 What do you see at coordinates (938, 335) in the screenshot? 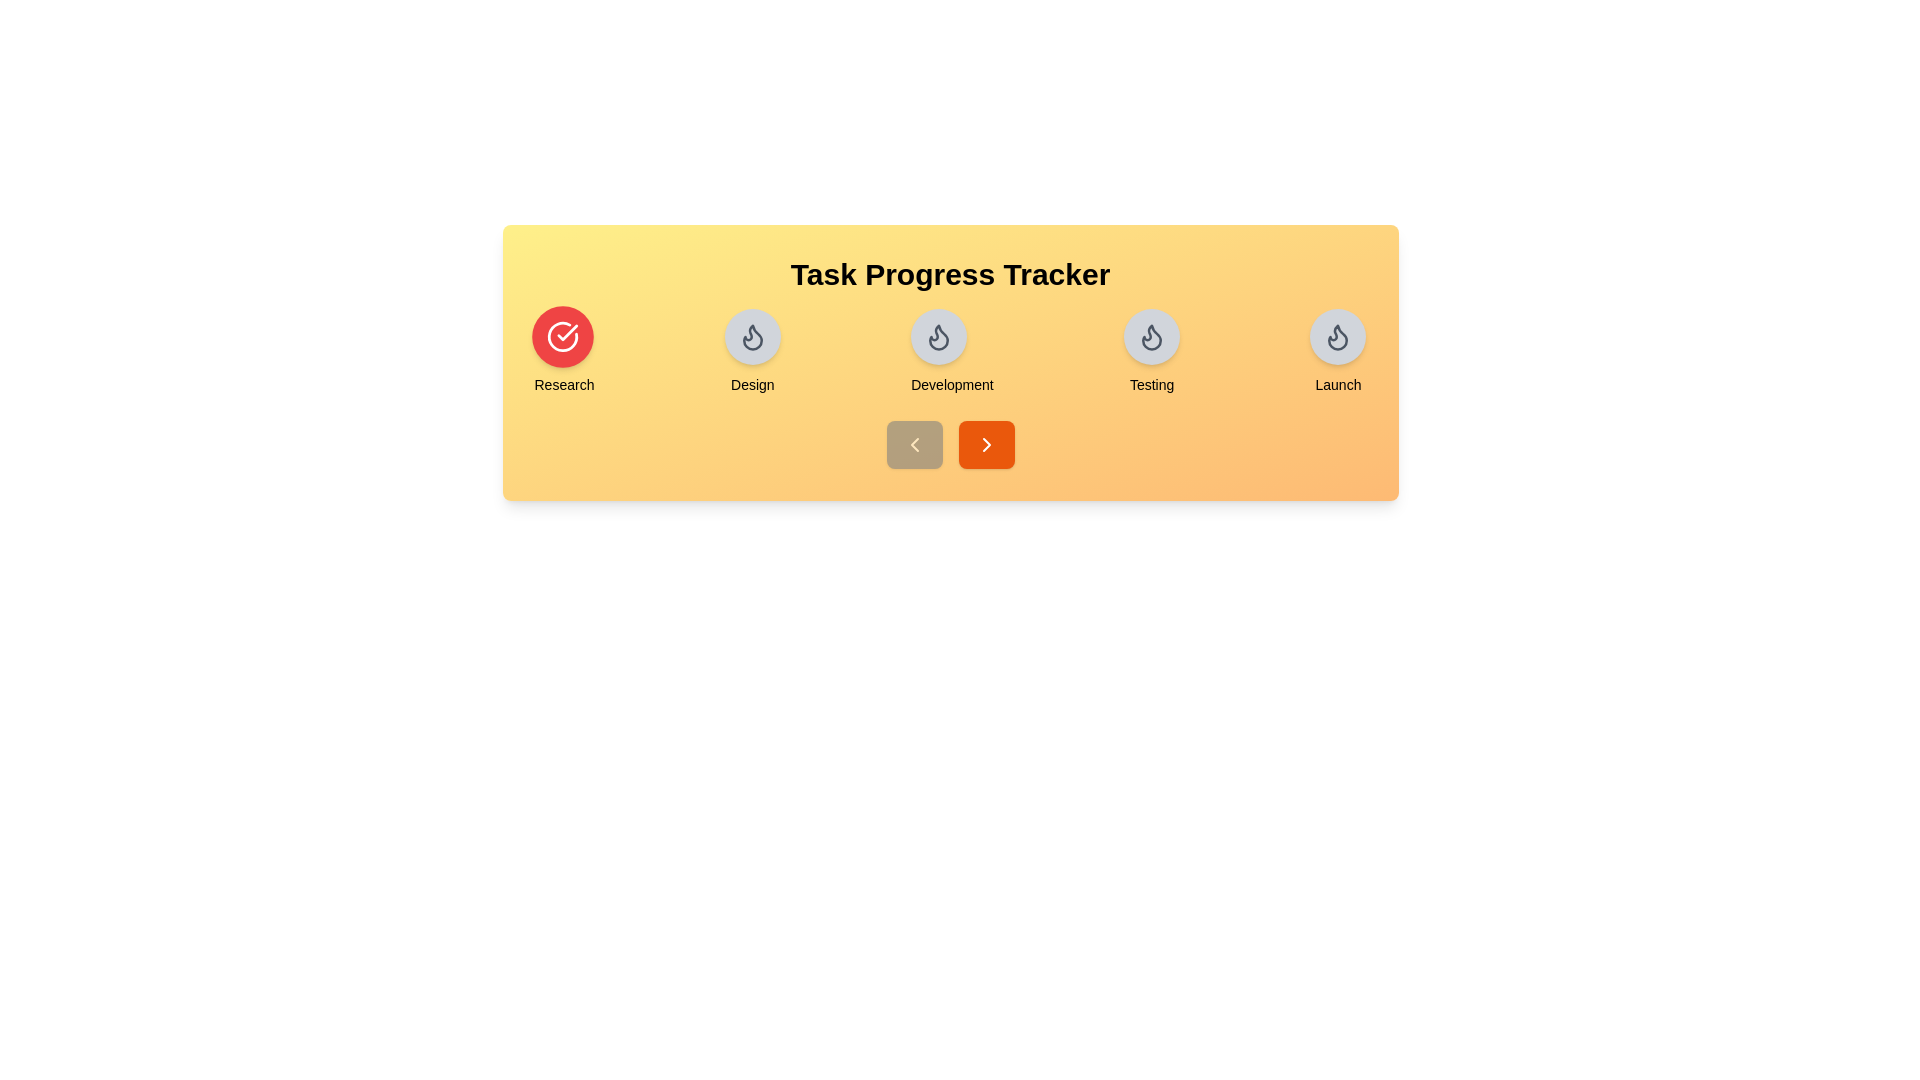
I see `the circular icon with a flame symbol inside, which is styled in a muted gray color scheme and located above the text 'Development' in a task progress tracker` at bounding box center [938, 335].